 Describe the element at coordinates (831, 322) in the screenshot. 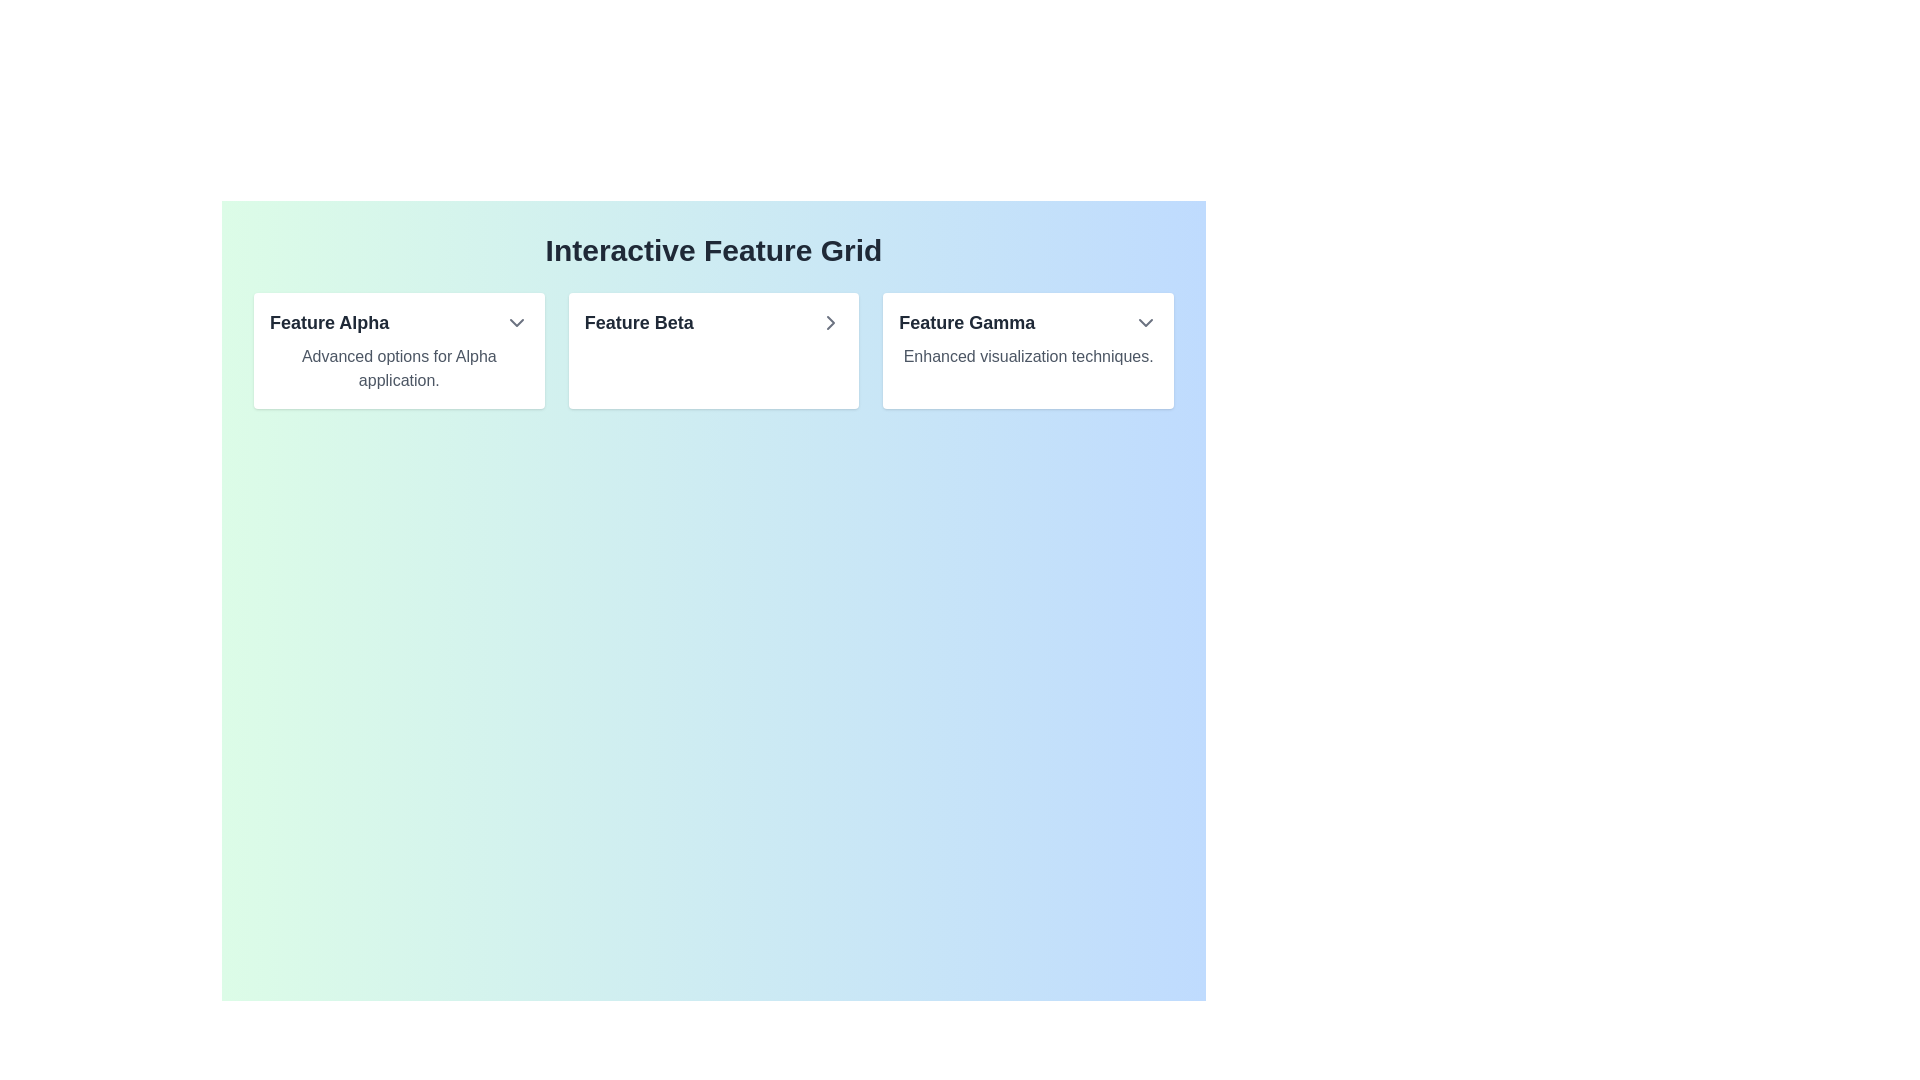

I see `the right-facing chevron icon next to the text 'Feature Beta'` at that location.